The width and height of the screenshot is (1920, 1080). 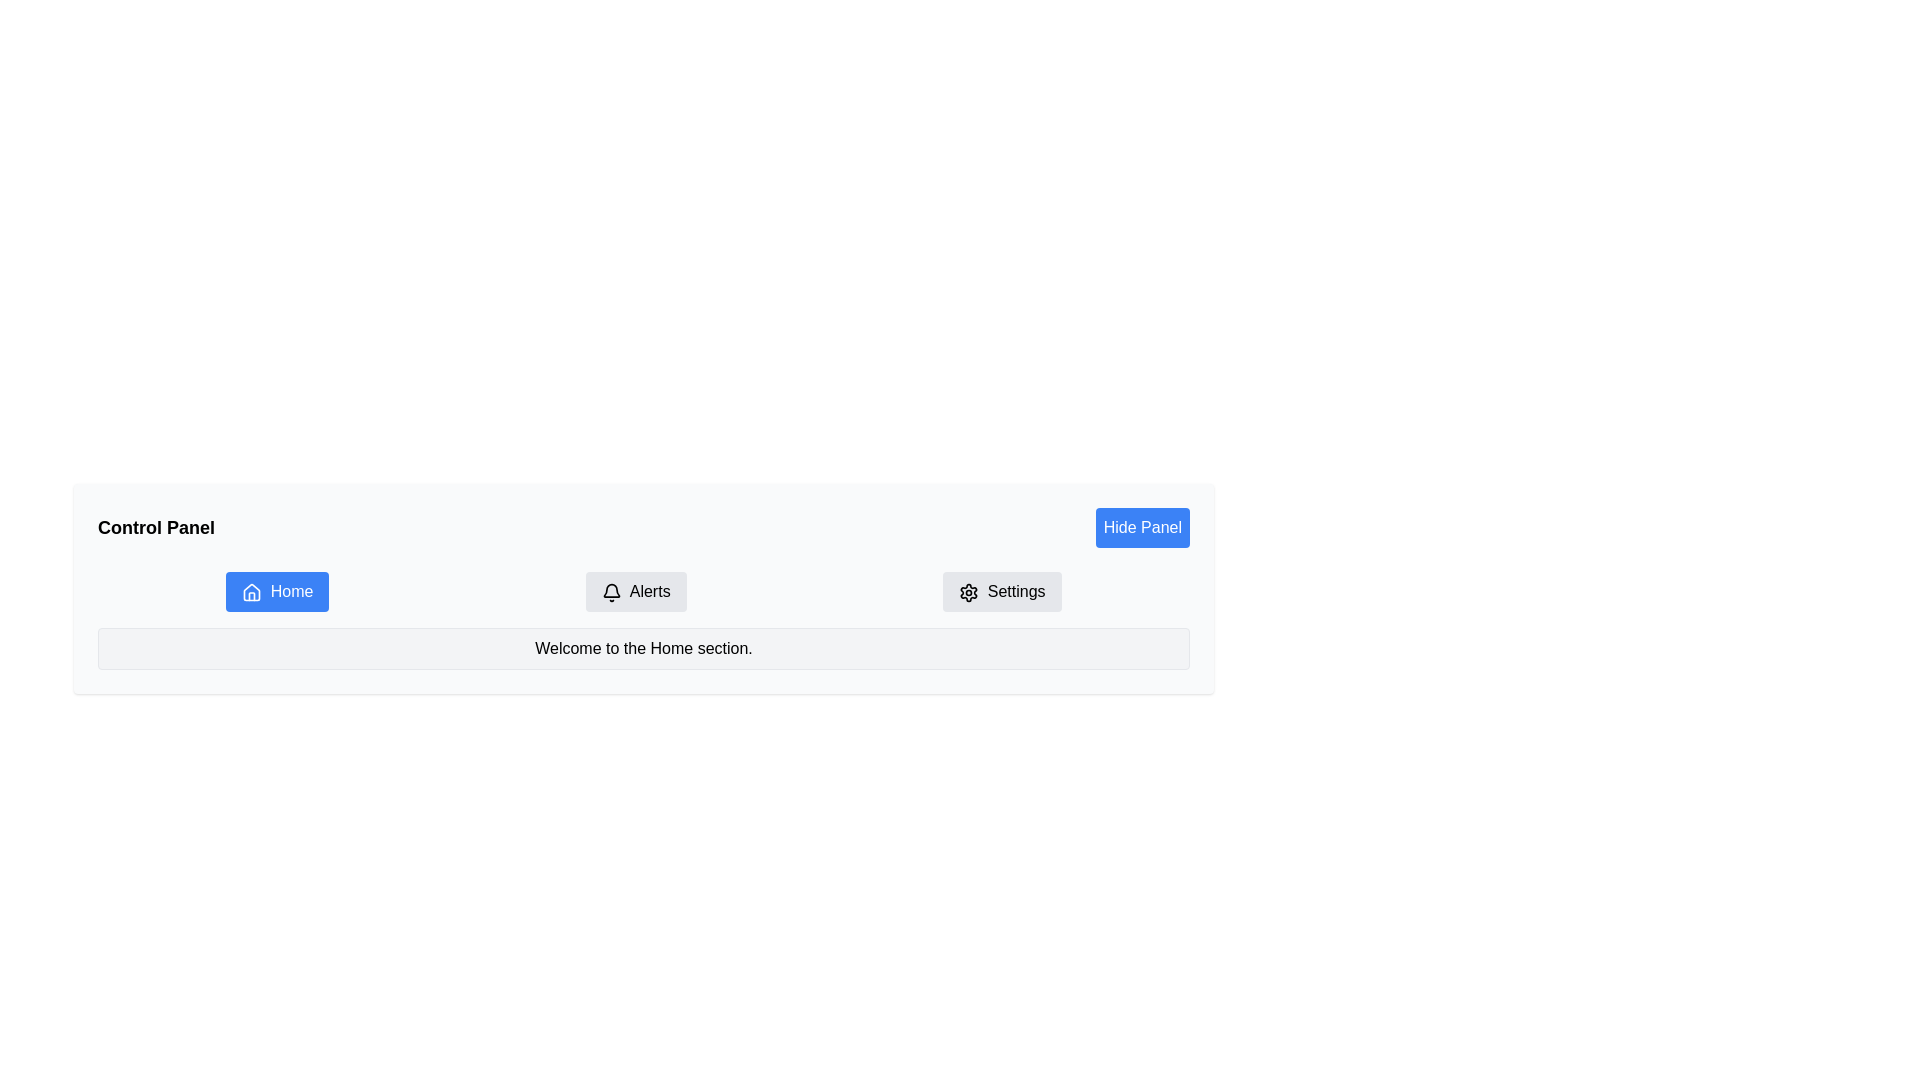 What do you see at coordinates (251, 591) in the screenshot?
I see `the 'Home' button, which is the first button in a row of three buttons within the control panel section` at bounding box center [251, 591].